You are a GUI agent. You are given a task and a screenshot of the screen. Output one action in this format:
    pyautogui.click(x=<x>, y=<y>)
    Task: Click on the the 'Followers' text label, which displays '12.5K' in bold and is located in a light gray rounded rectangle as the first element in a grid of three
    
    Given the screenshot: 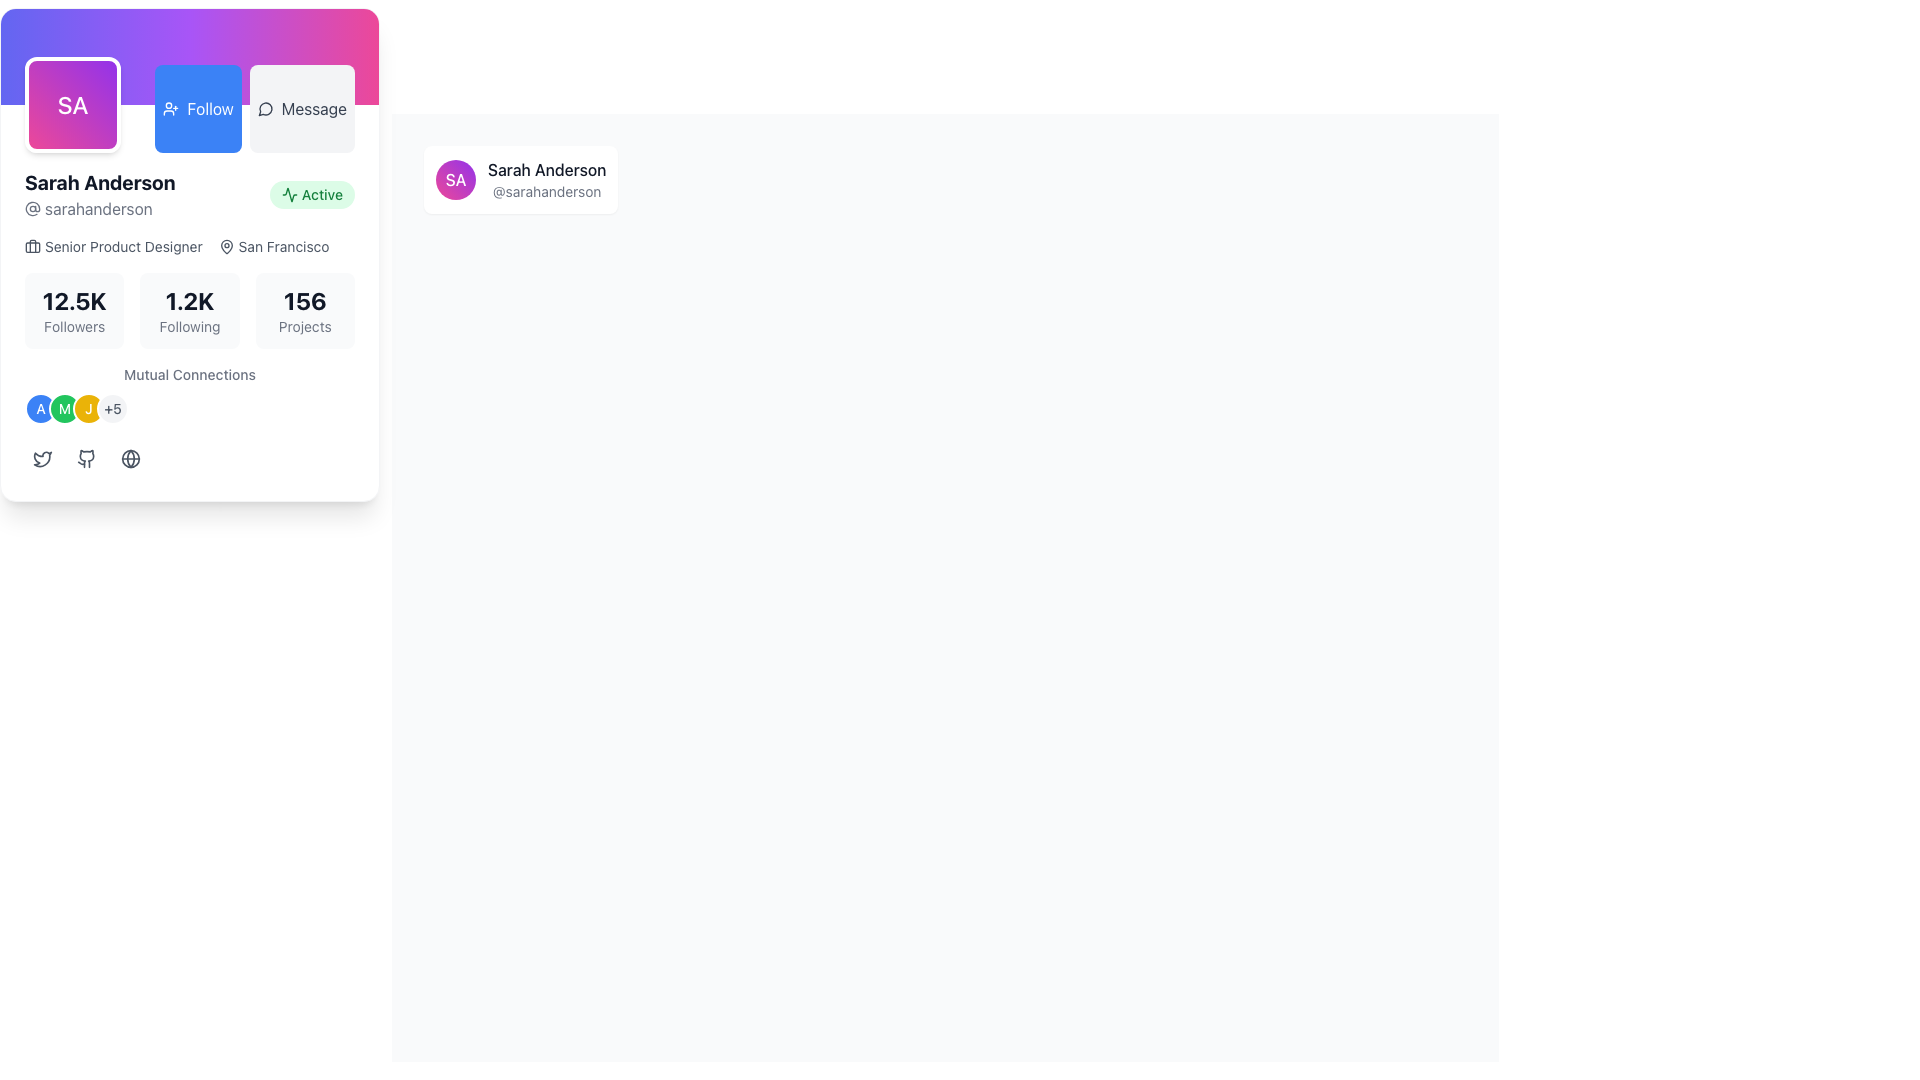 What is the action you would take?
    pyautogui.click(x=74, y=311)
    